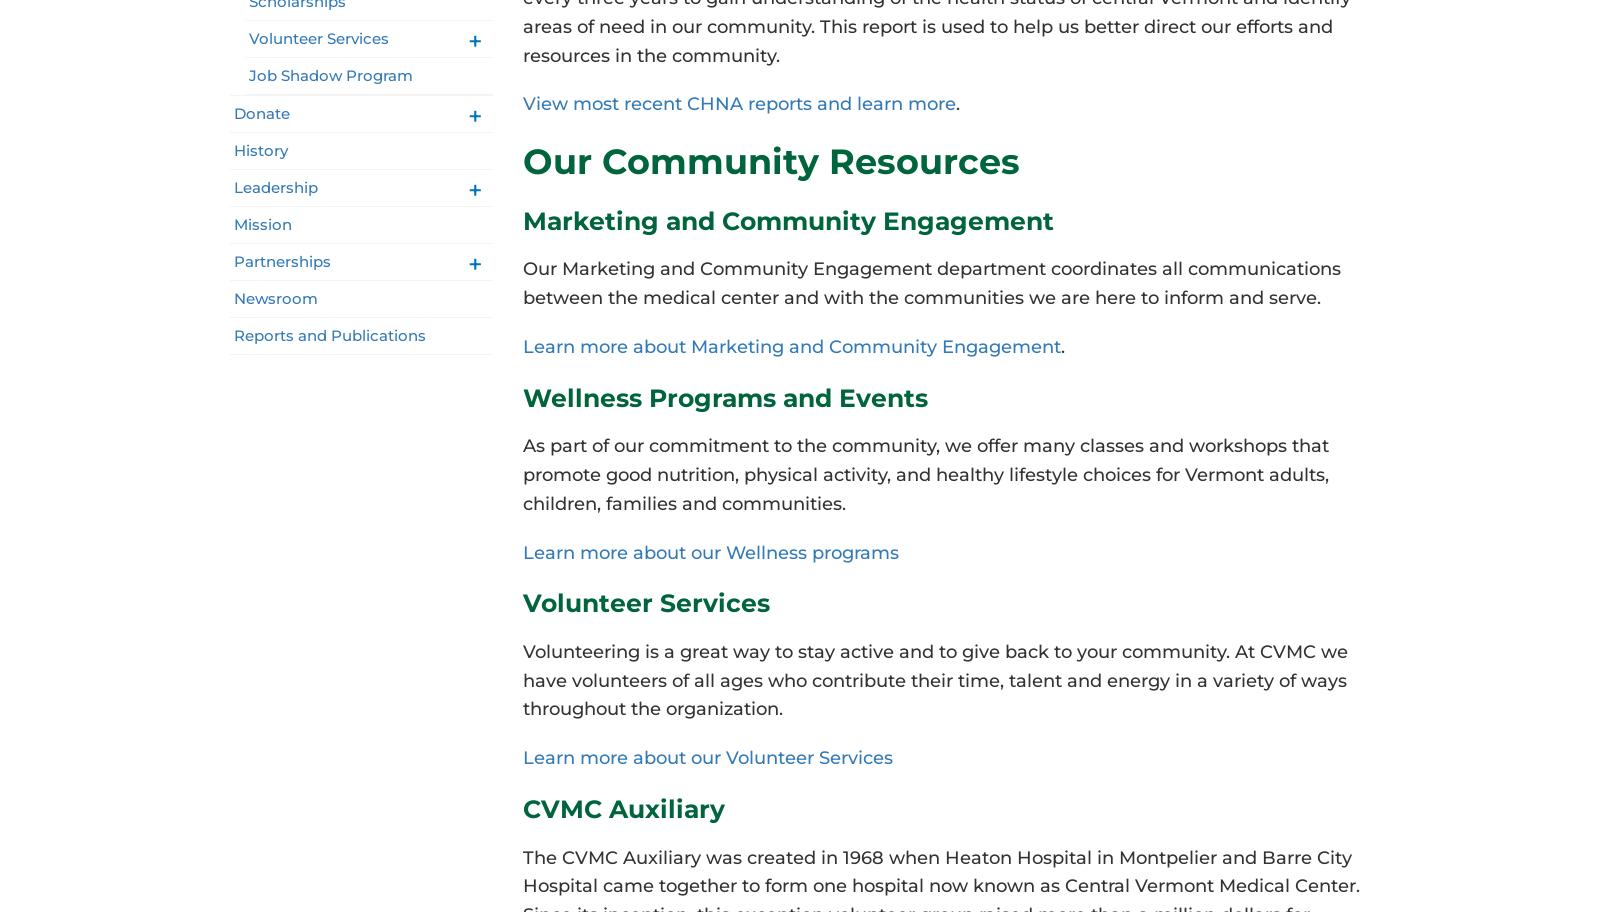 This screenshot has height=912, width=1600. What do you see at coordinates (282, 260) in the screenshot?
I see `'Partnerships'` at bounding box center [282, 260].